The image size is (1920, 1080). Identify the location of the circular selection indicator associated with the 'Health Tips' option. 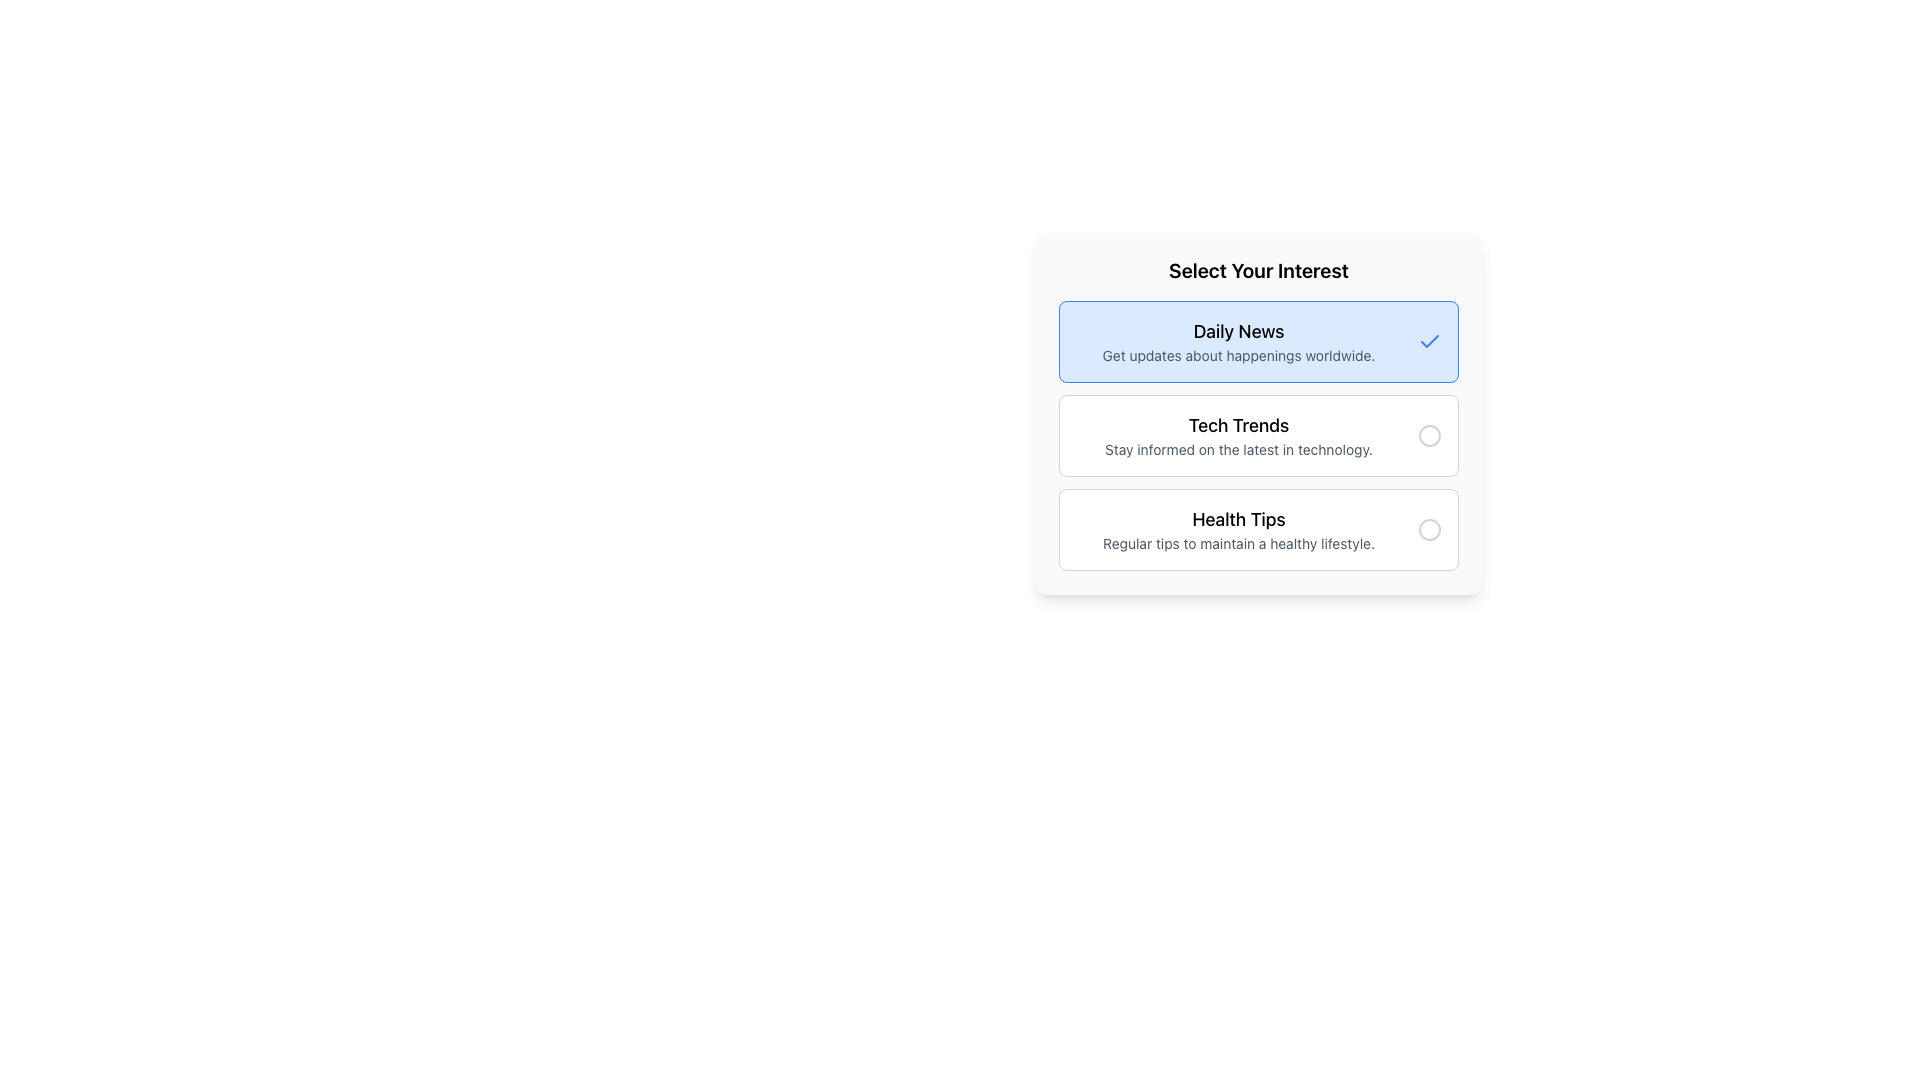
(1429, 528).